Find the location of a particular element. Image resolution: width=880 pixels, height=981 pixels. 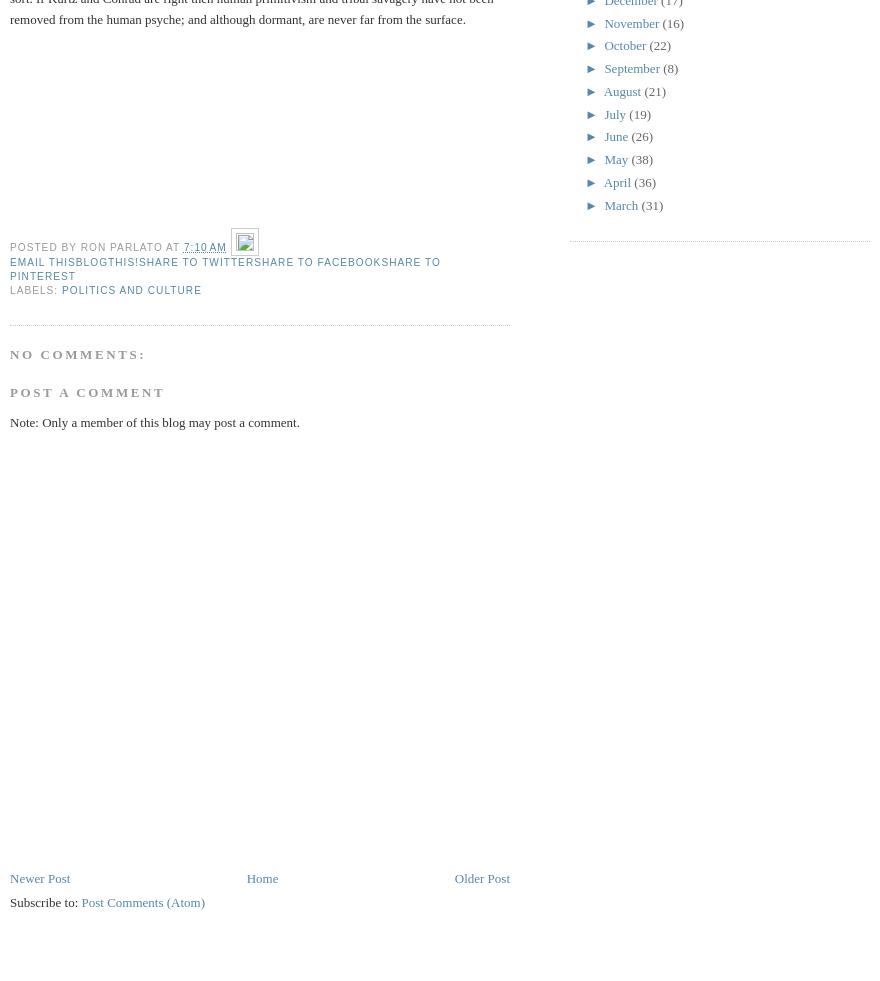

'November' is located at coordinates (632, 21).